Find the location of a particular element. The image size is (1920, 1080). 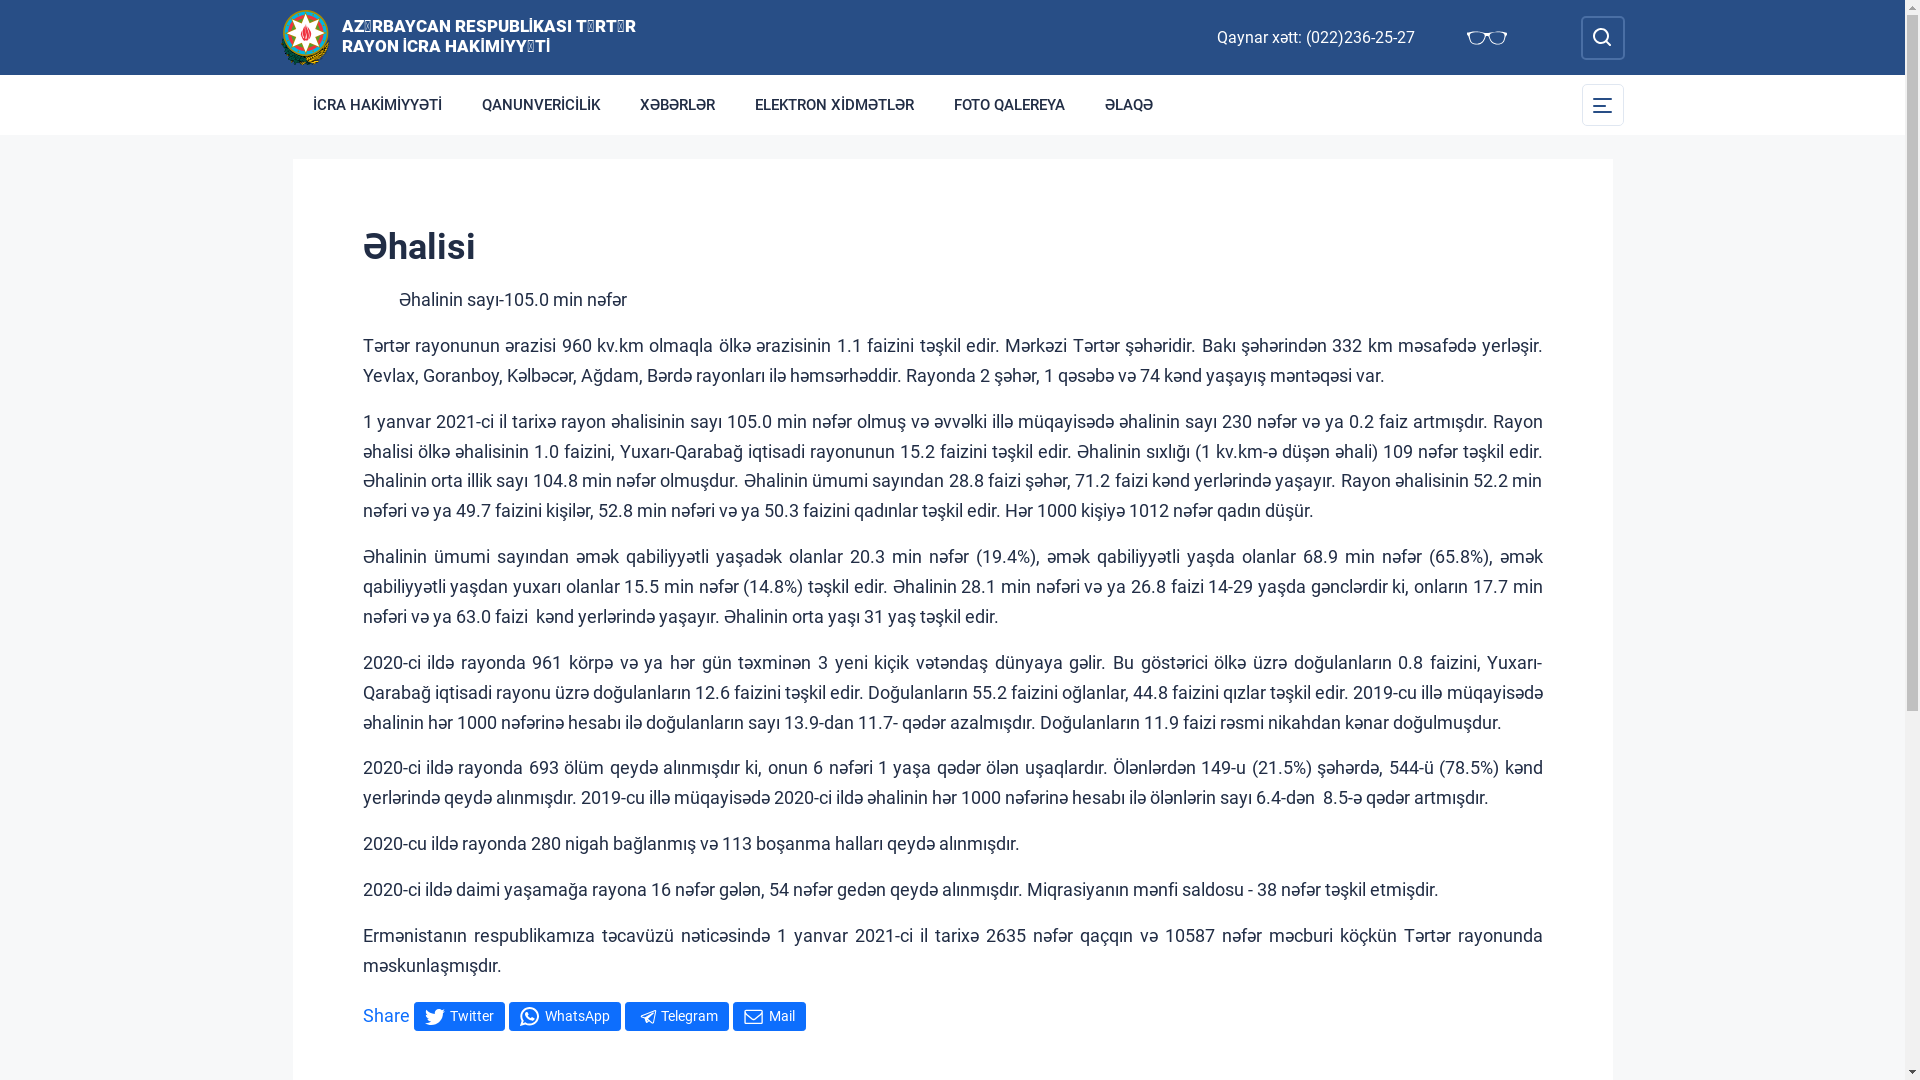

'Twitter' is located at coordinates (458, 1016).